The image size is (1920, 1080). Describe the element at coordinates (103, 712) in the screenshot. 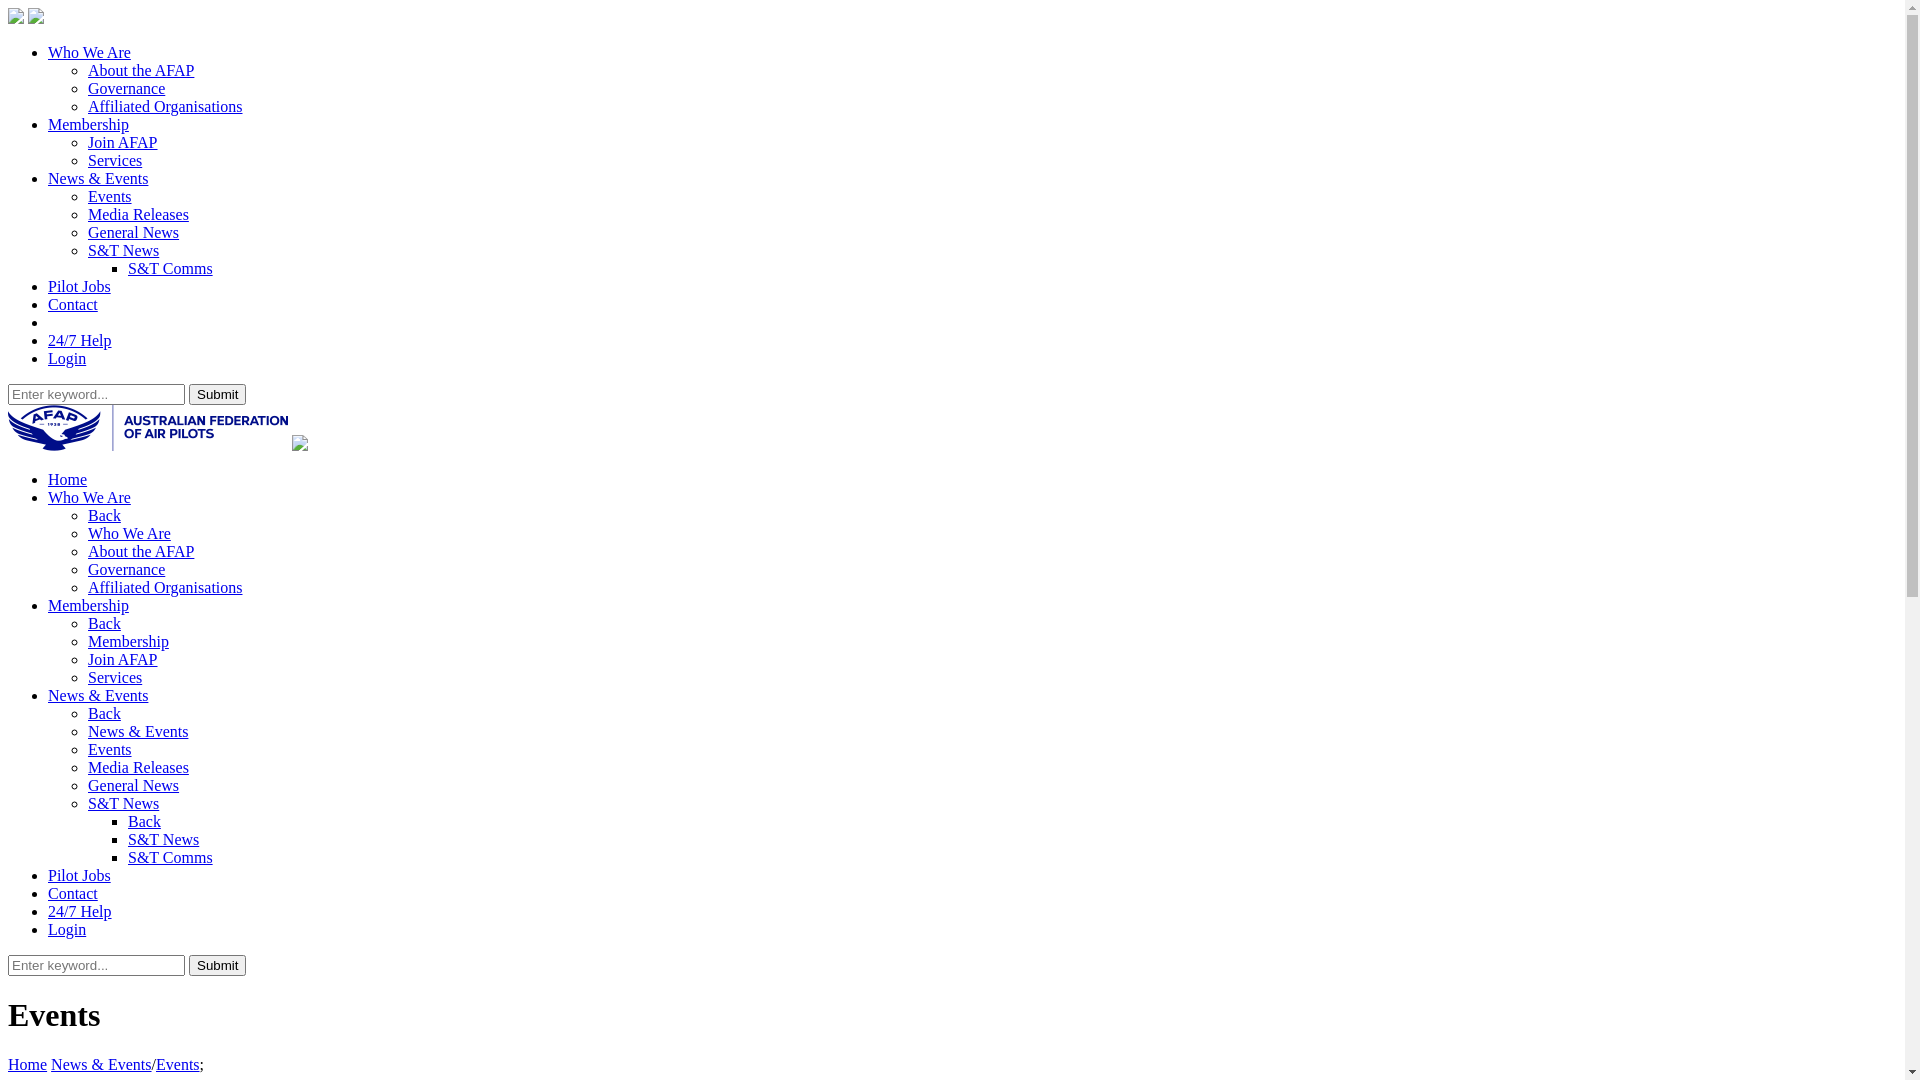

I see `'Back'` at that location.